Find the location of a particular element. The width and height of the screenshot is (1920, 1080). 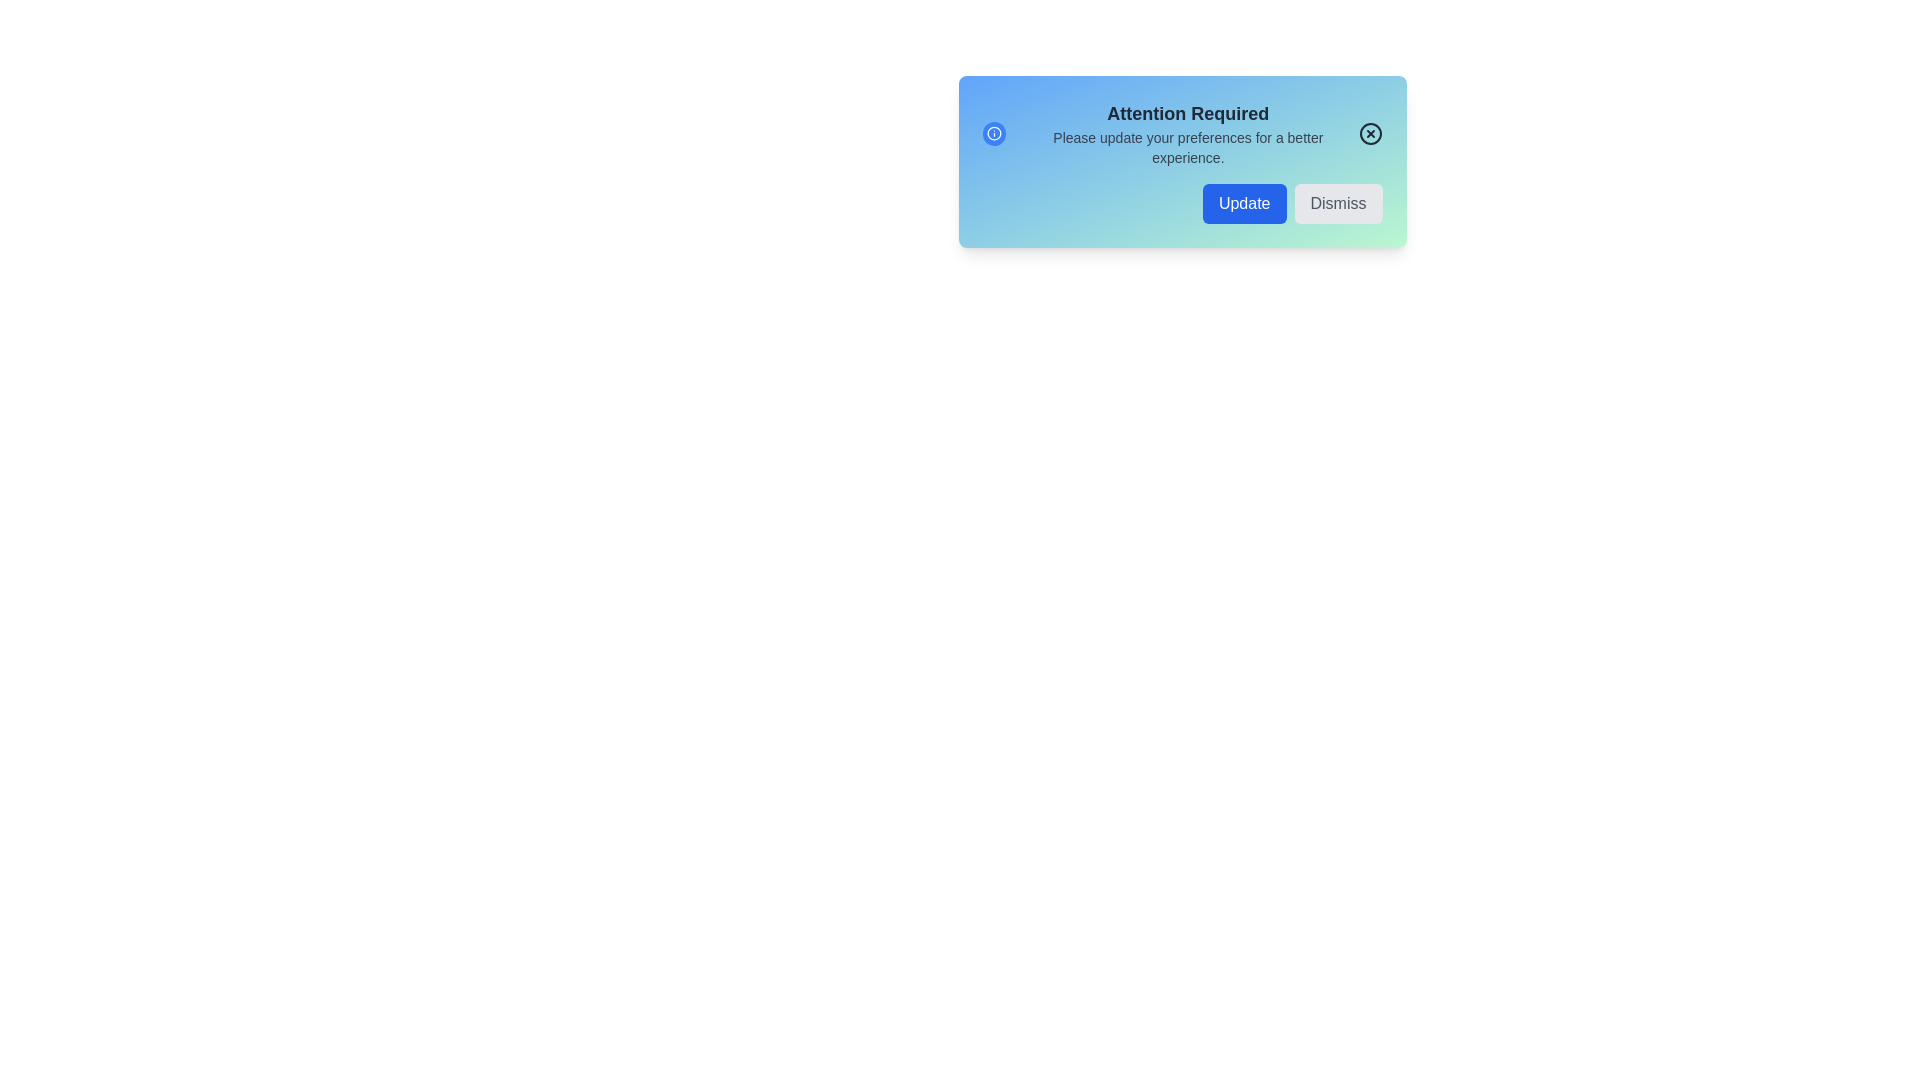

'Update' button to update preferences is located at coordinates (1243, 204).